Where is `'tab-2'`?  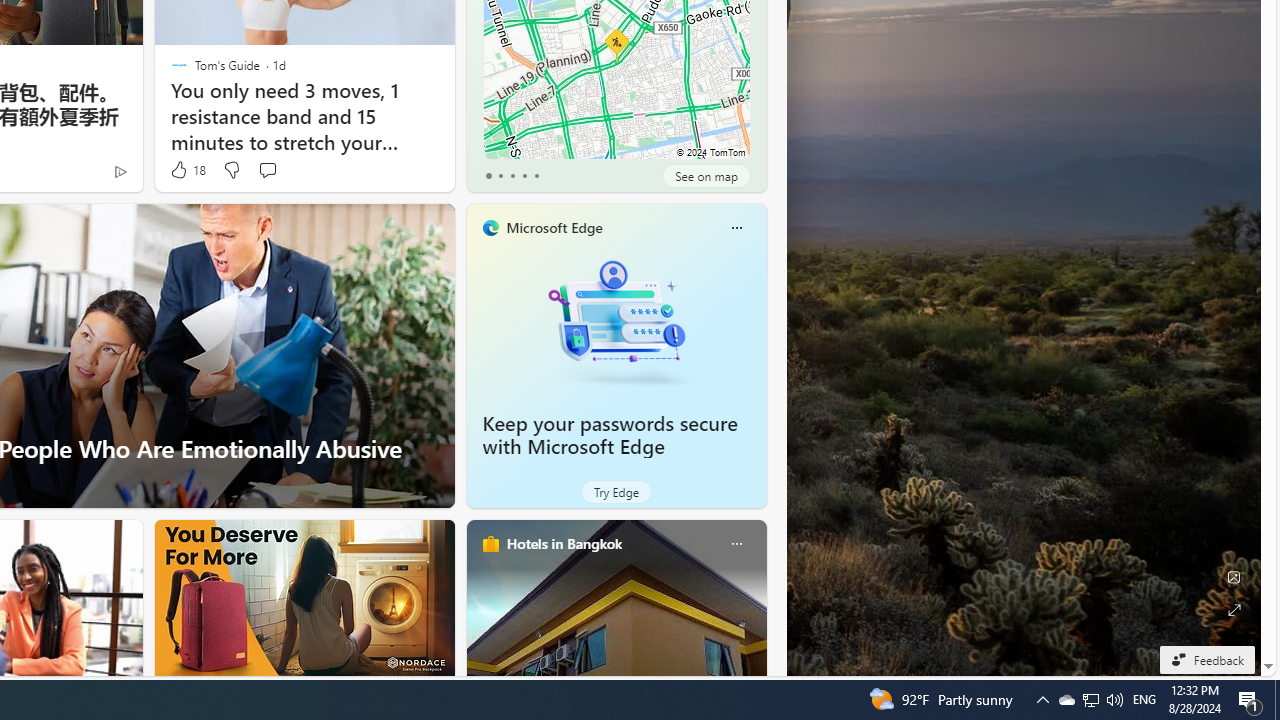
'tab-2' is located at coordinates (512, 175).